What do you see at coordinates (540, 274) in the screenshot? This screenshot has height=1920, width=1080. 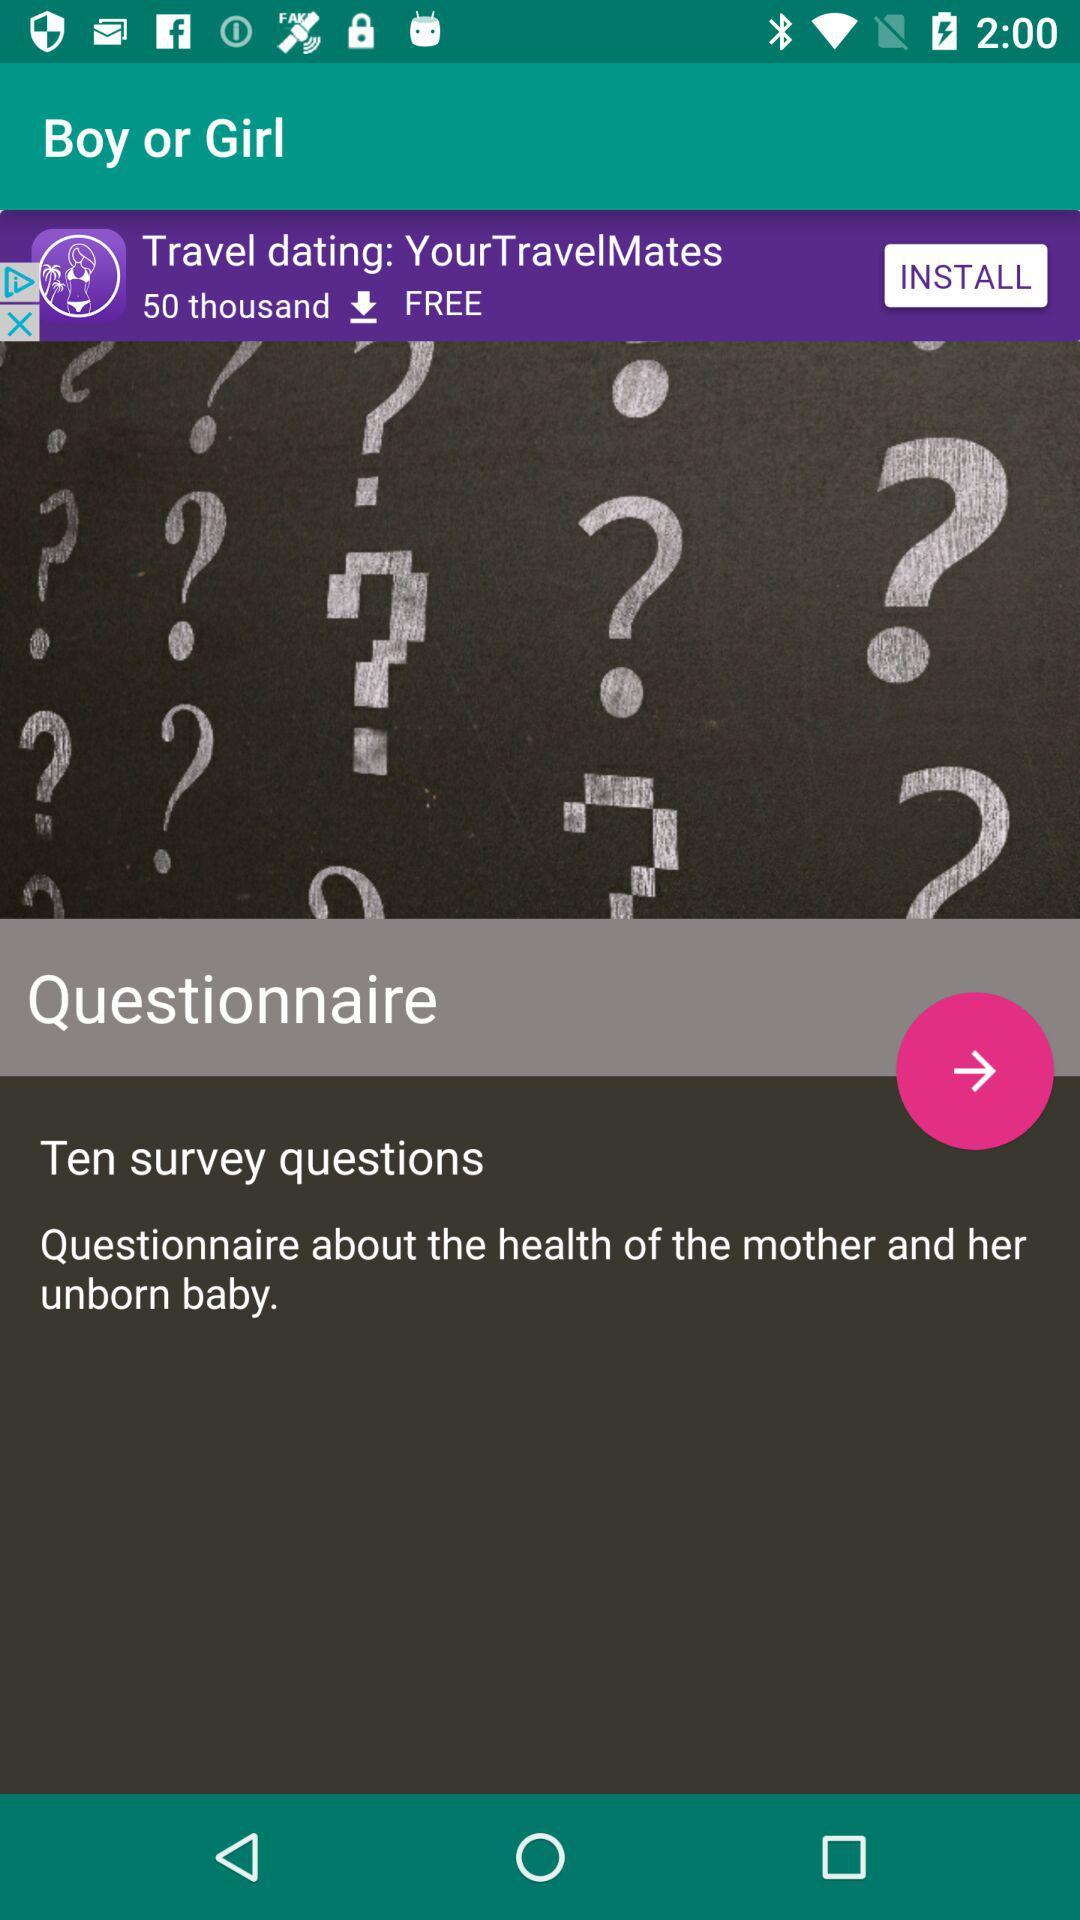 I see `advertisement bar` at bounding box center [540, 274].